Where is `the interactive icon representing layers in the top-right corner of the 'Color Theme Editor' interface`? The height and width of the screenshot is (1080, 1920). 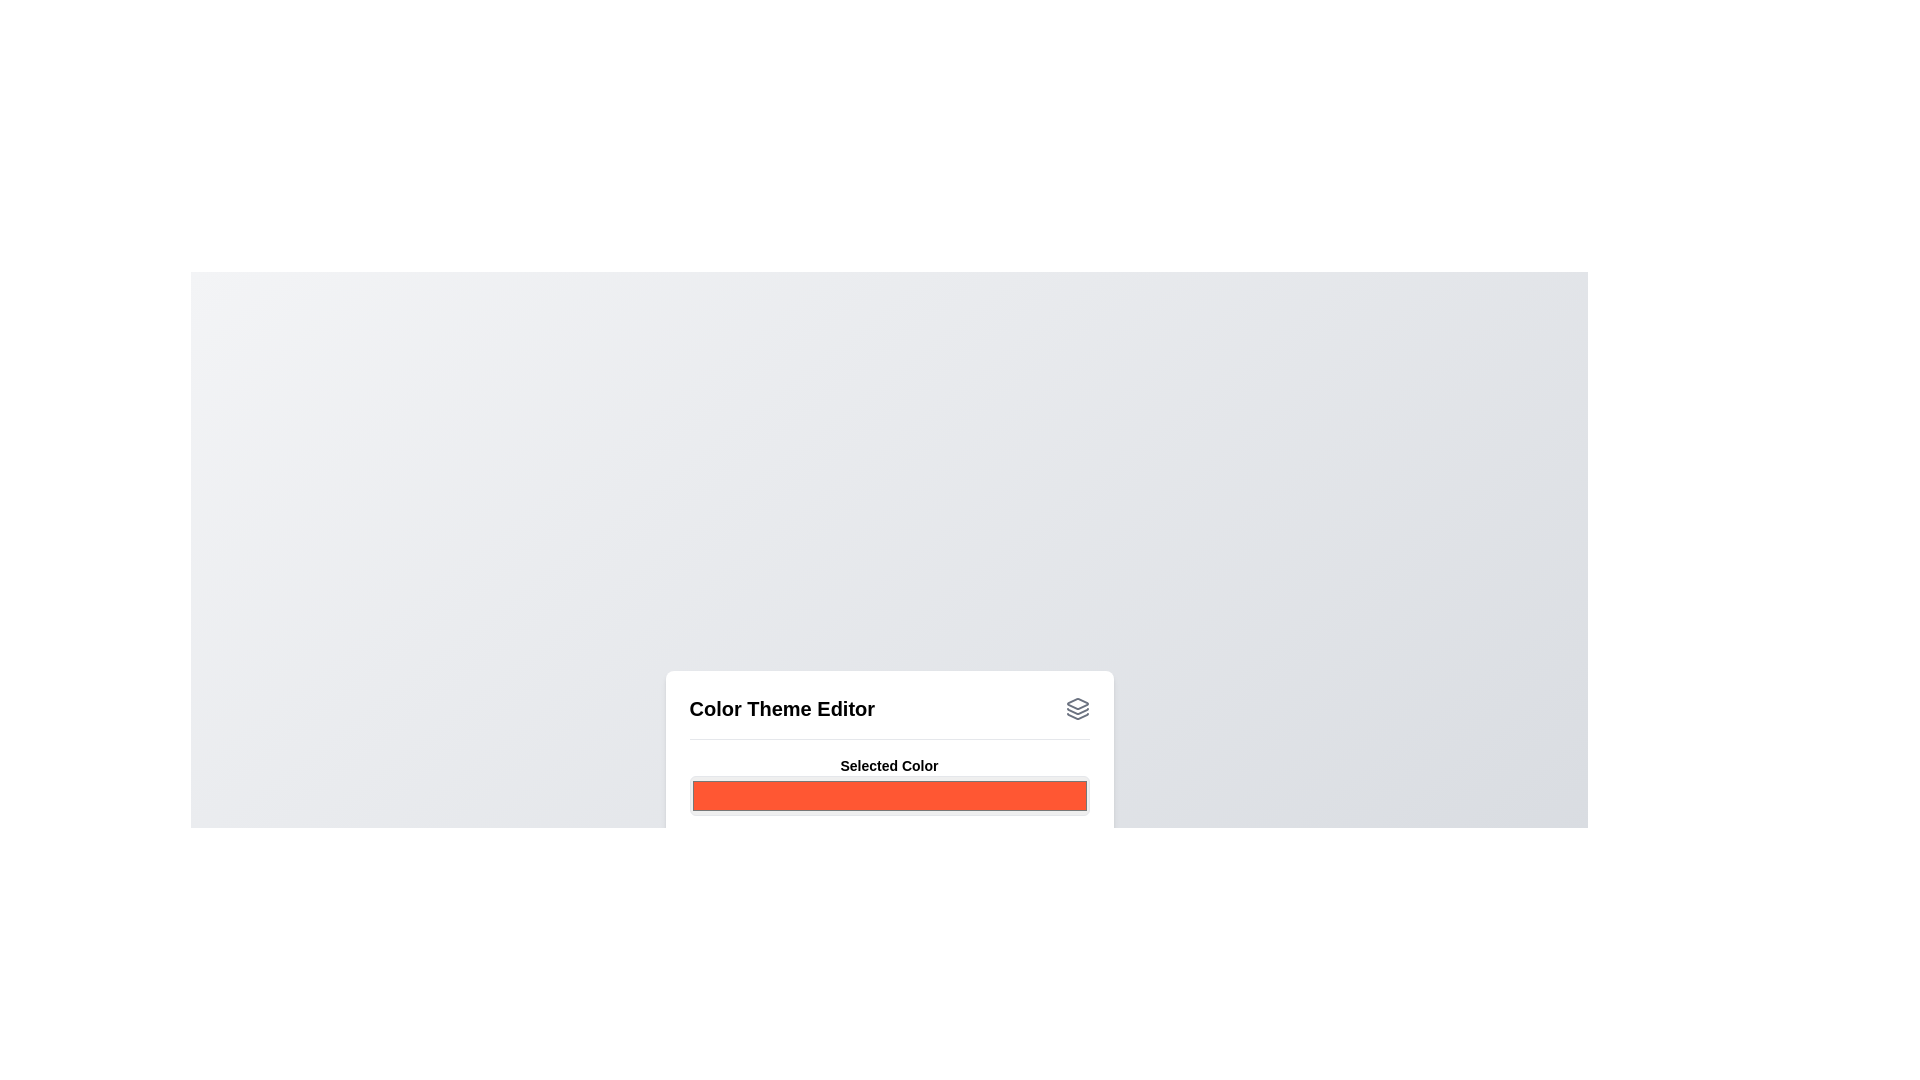 the interactive icon representing layers in the top-right corner of the 'Color Theme Editor' interface is located at coordinates (1076, 707).